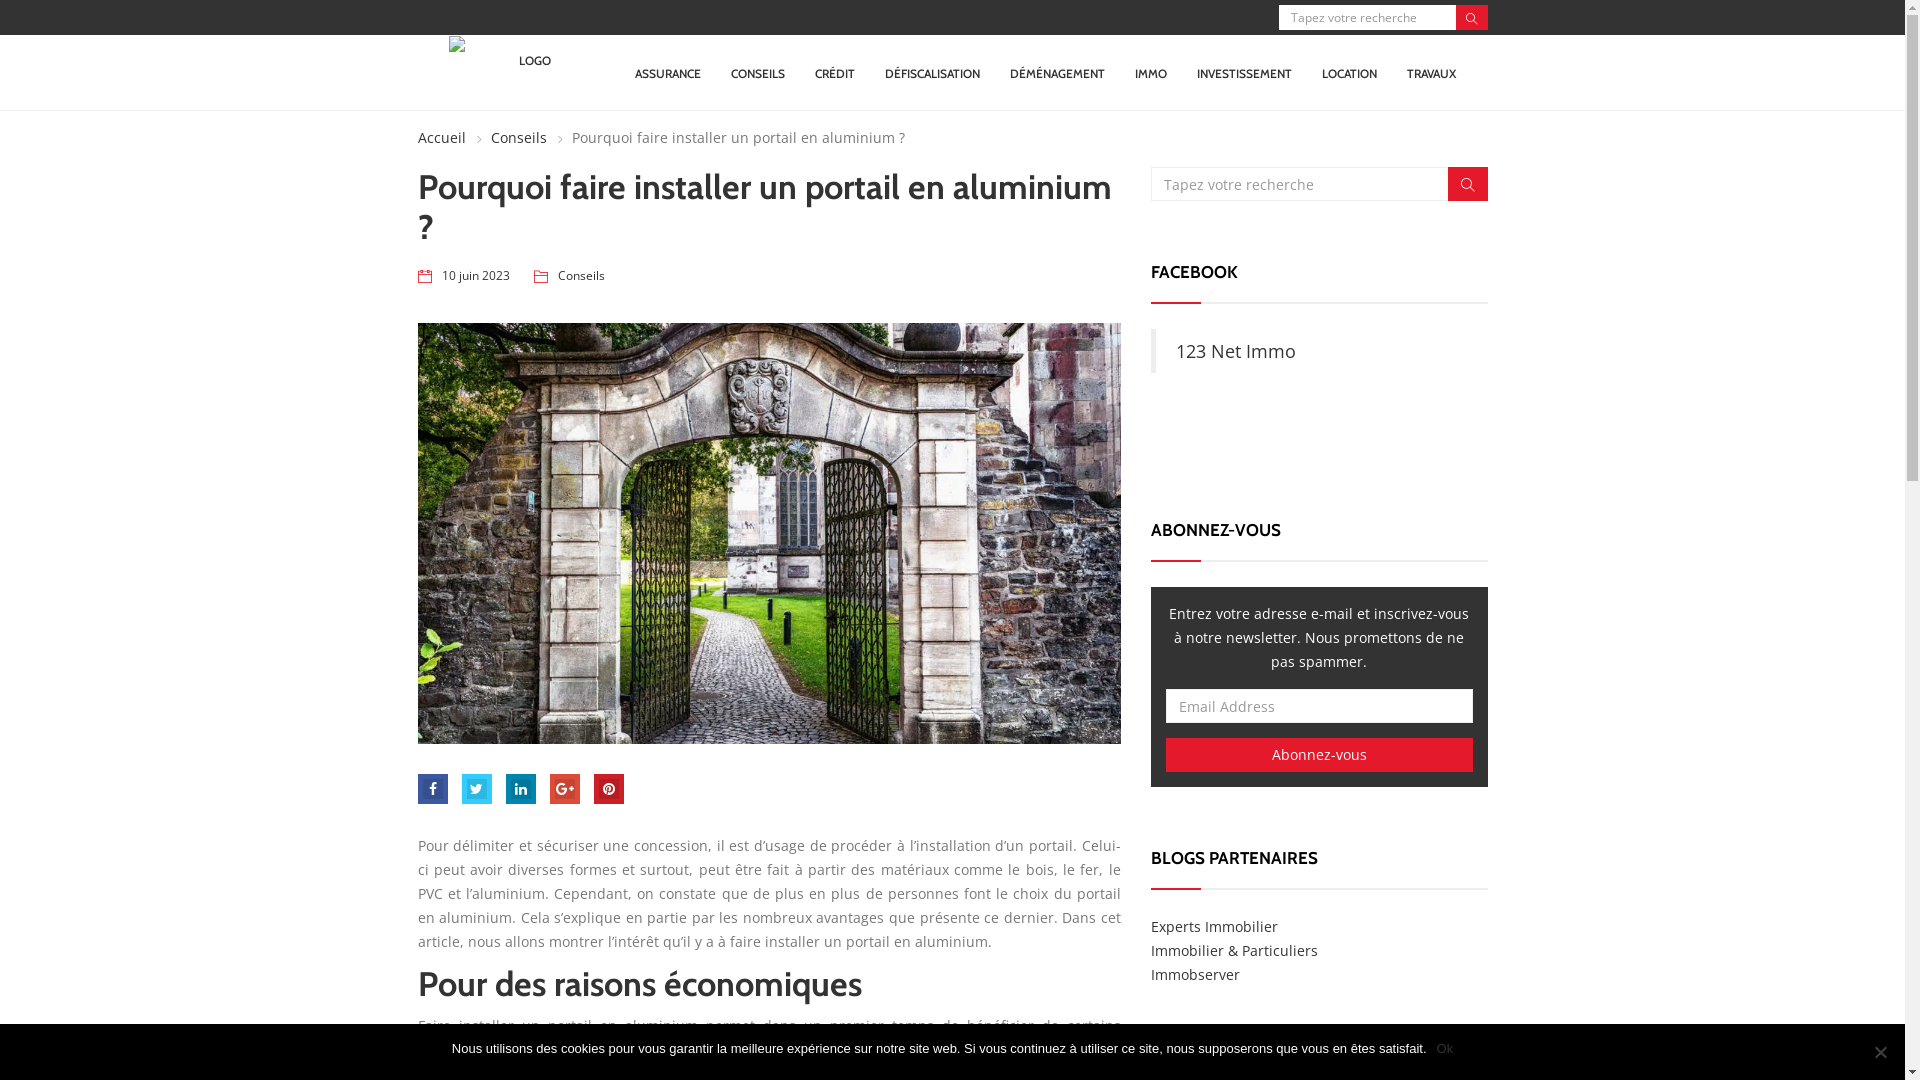 This screenshot has height=1080, width=1920. I want to click on 'Conseils', so click(508, 137).